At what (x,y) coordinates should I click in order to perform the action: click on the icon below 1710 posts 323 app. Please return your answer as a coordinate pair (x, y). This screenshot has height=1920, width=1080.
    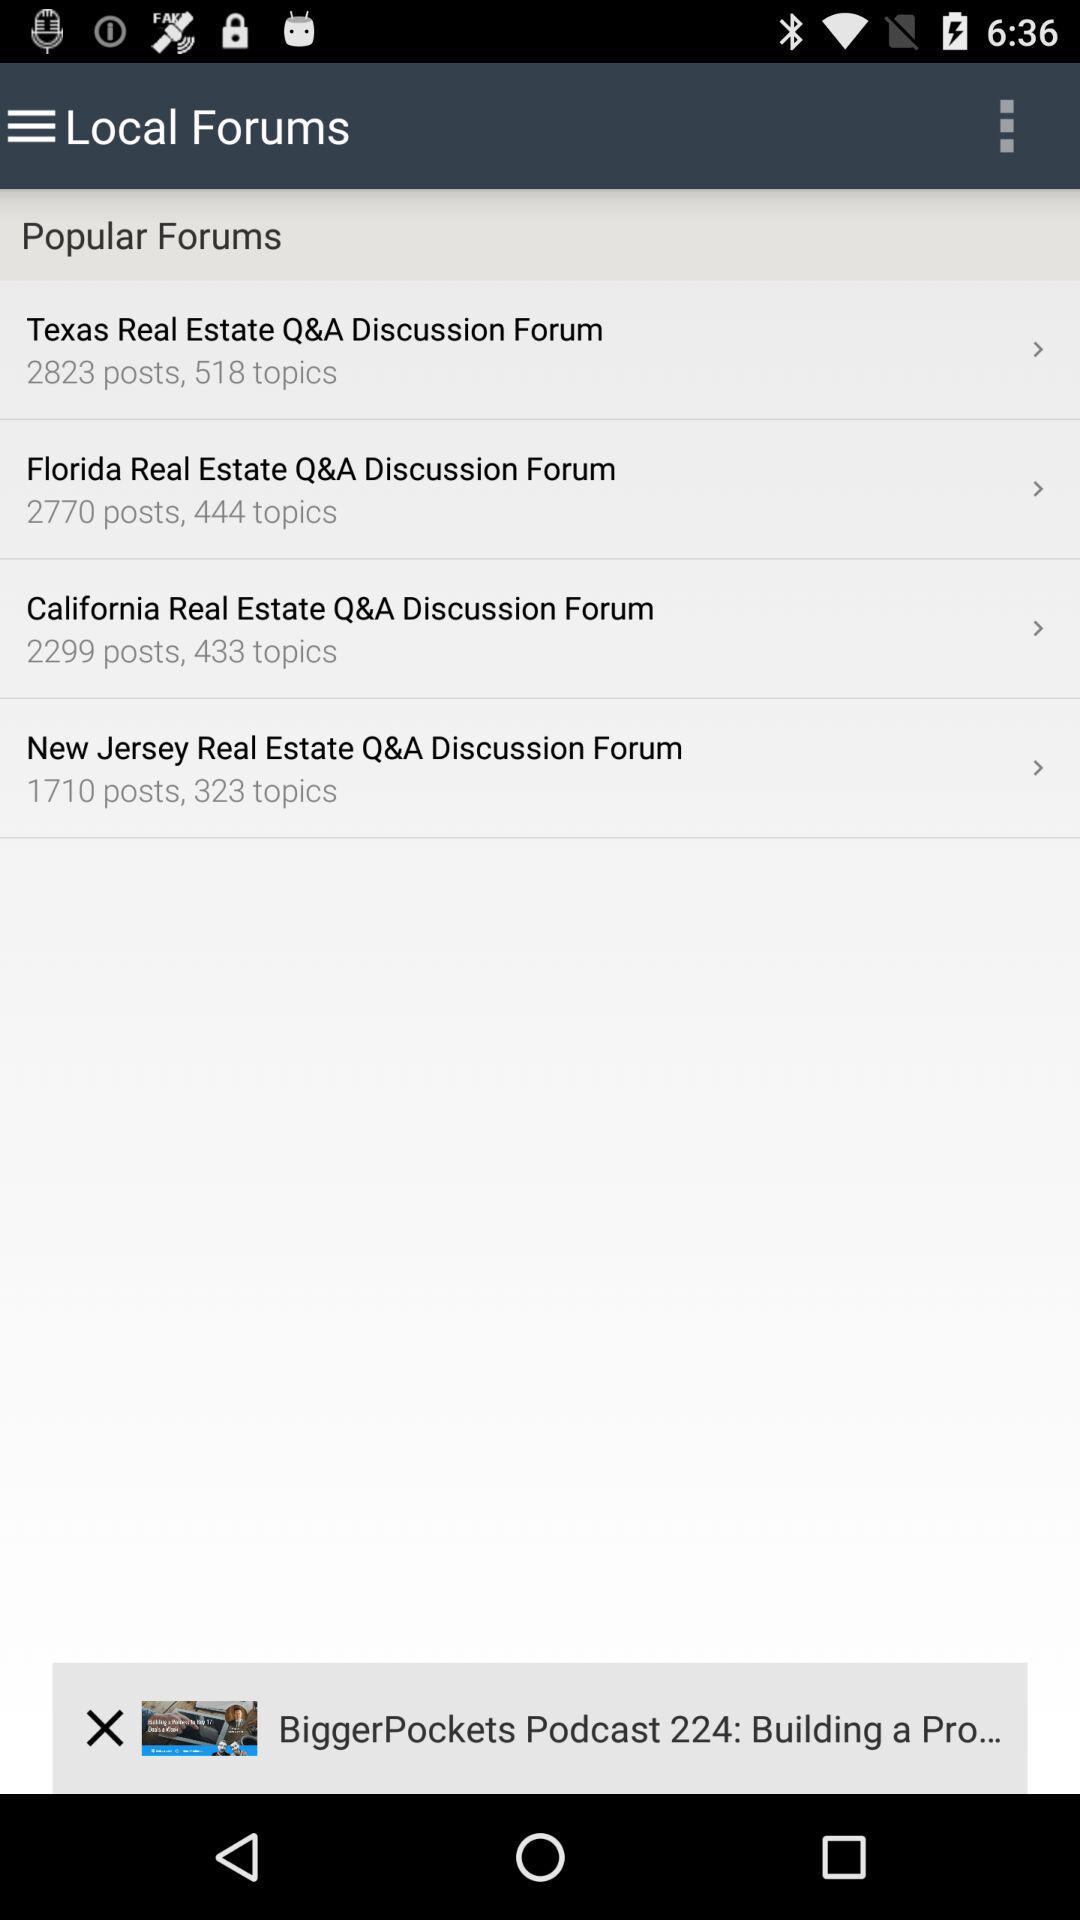
    Looking at the image, I should click on (104, 1727).